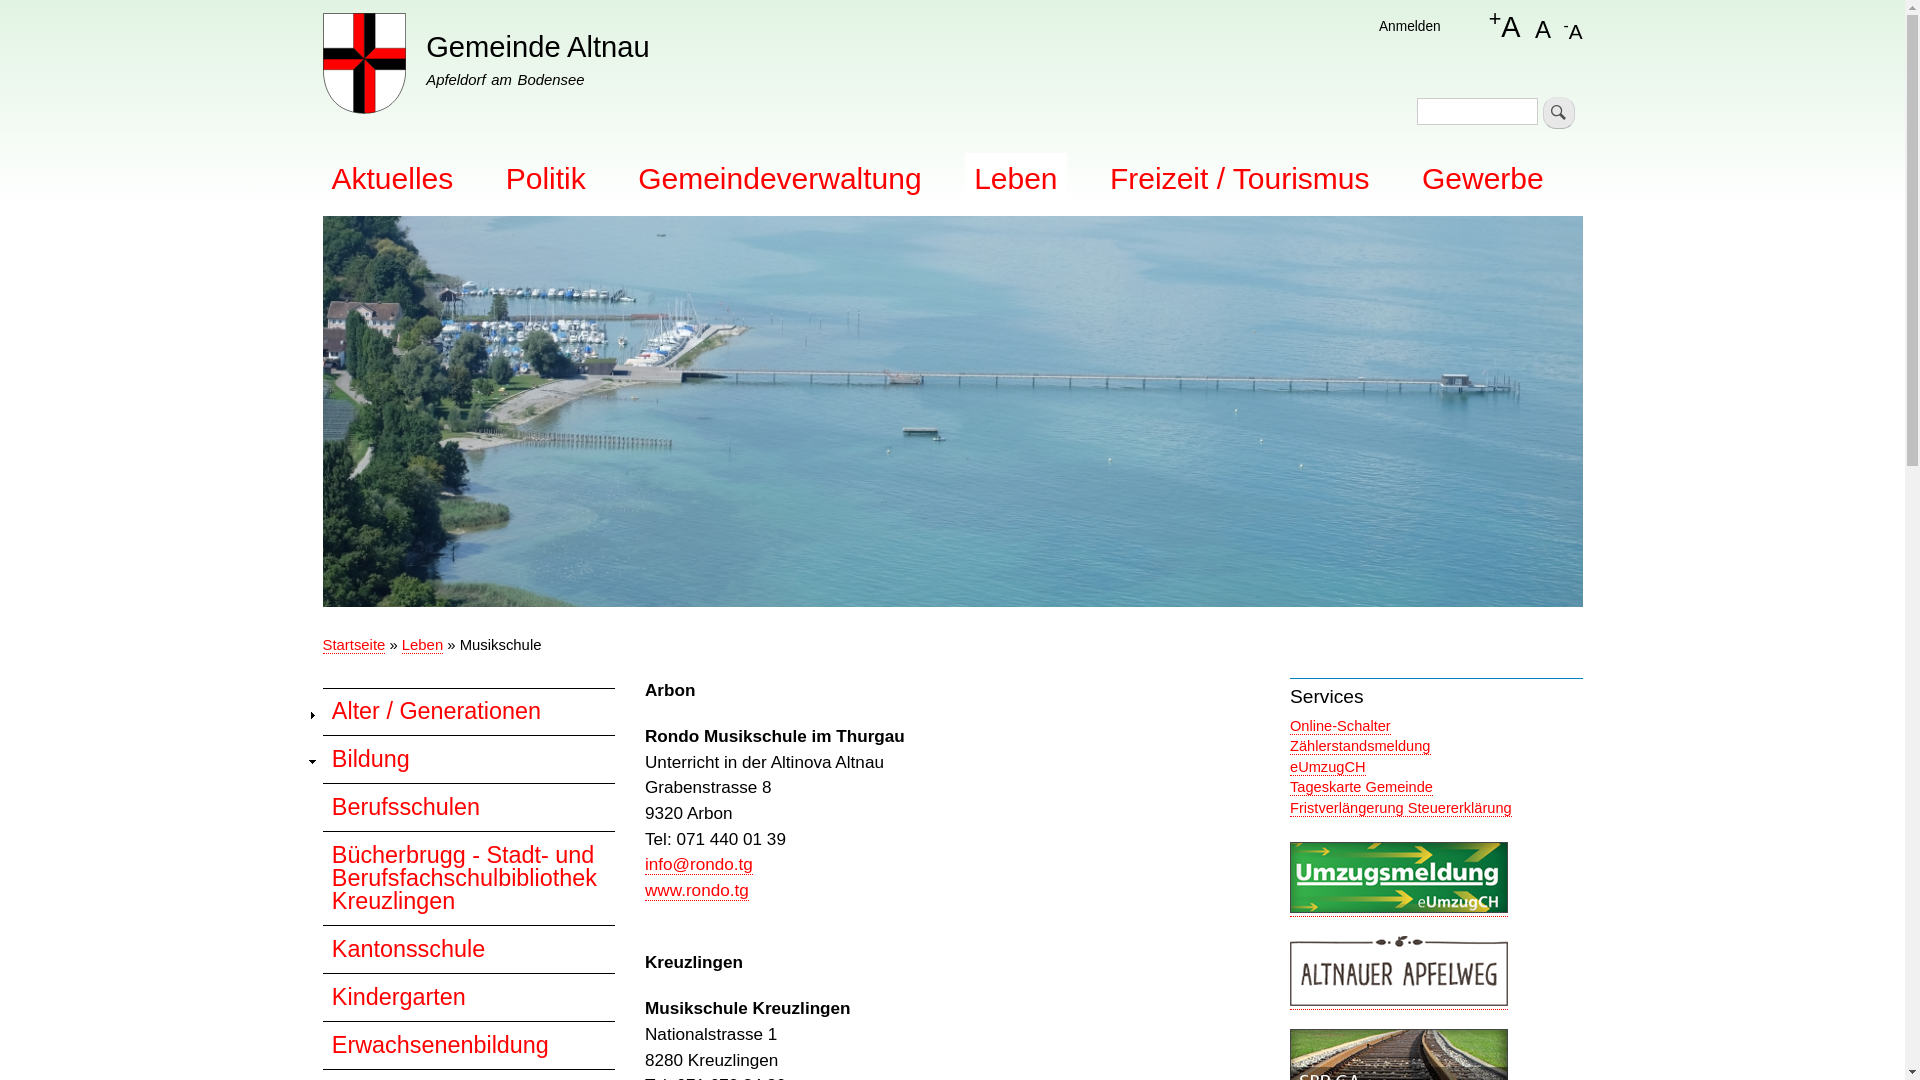  I want to click on 'Gewerbe', so click(1483, 177).